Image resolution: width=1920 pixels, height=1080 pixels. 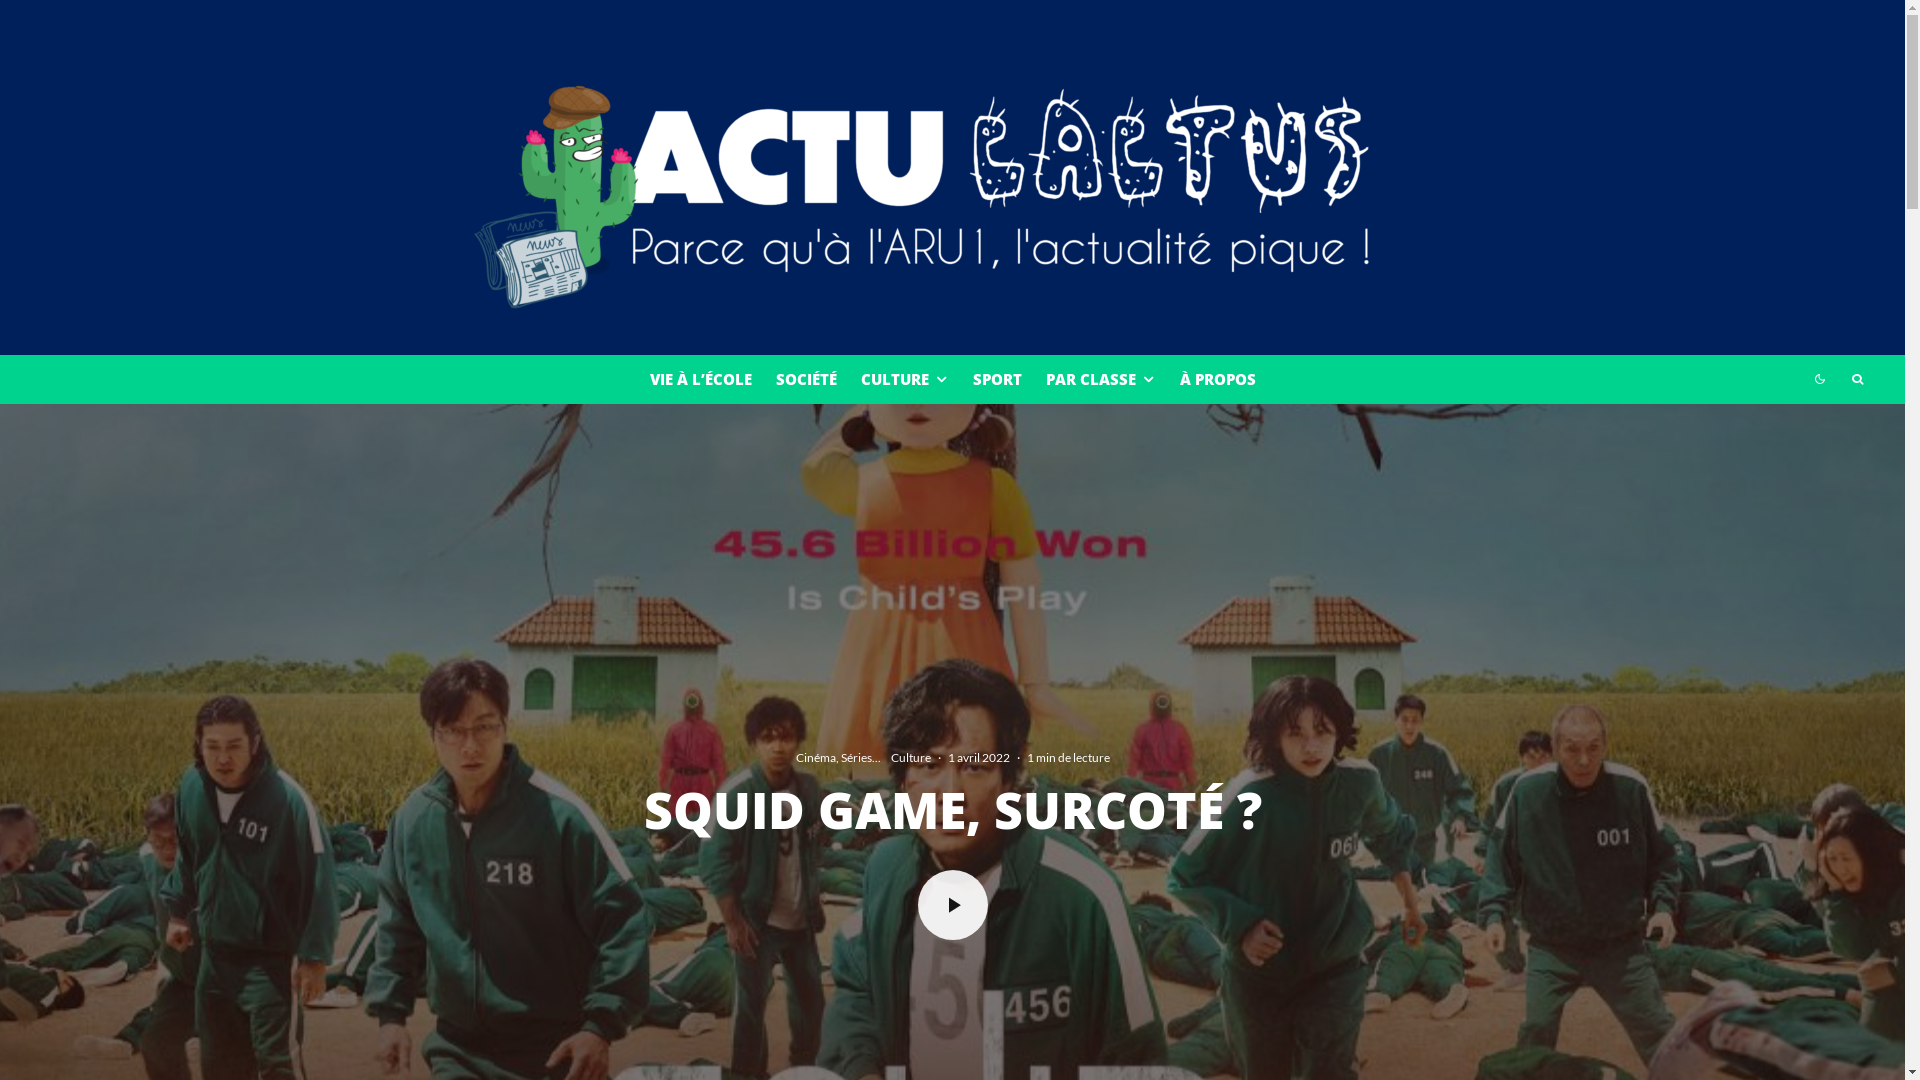 What do you see at coordinates (1033, 379) in the screenshot?
I see `'PAR CLASSE'` at bounding box center [1033, 379].